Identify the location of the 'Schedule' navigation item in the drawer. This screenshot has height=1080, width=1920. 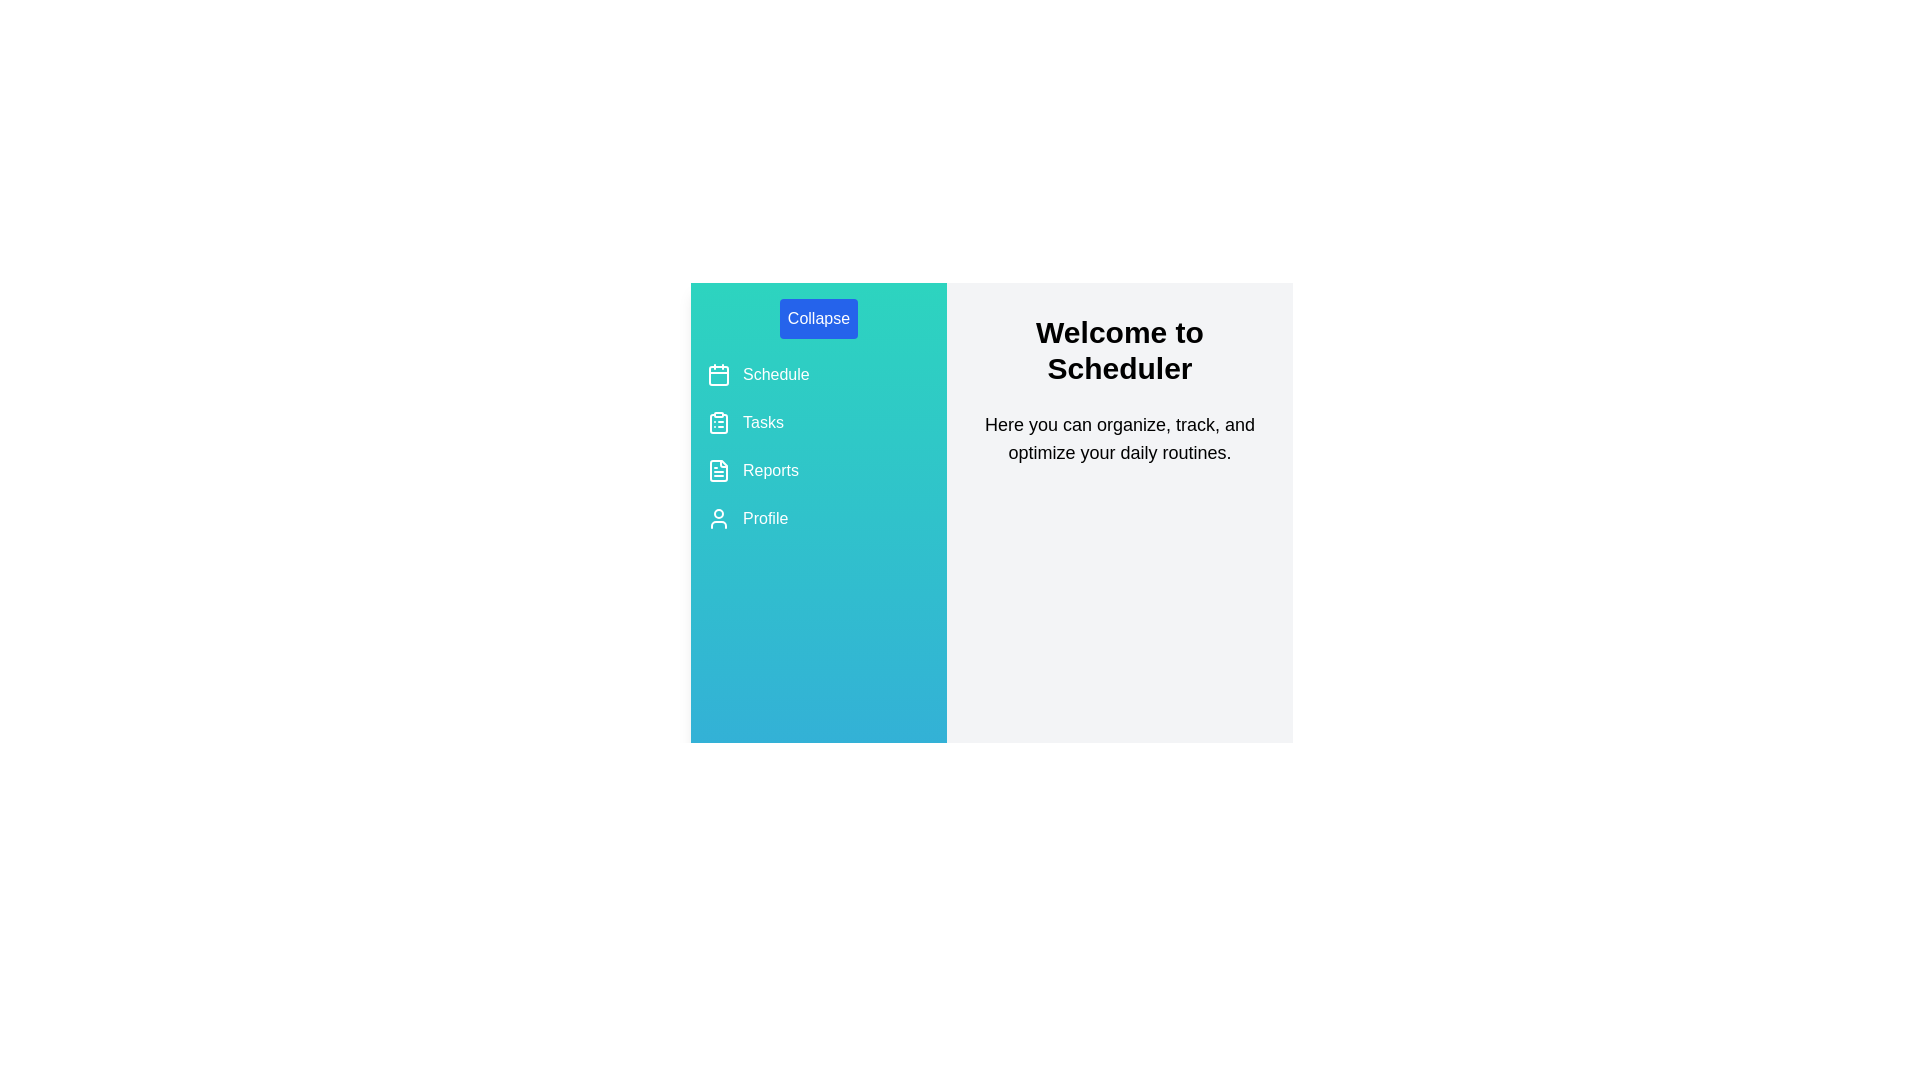
(819, 374).